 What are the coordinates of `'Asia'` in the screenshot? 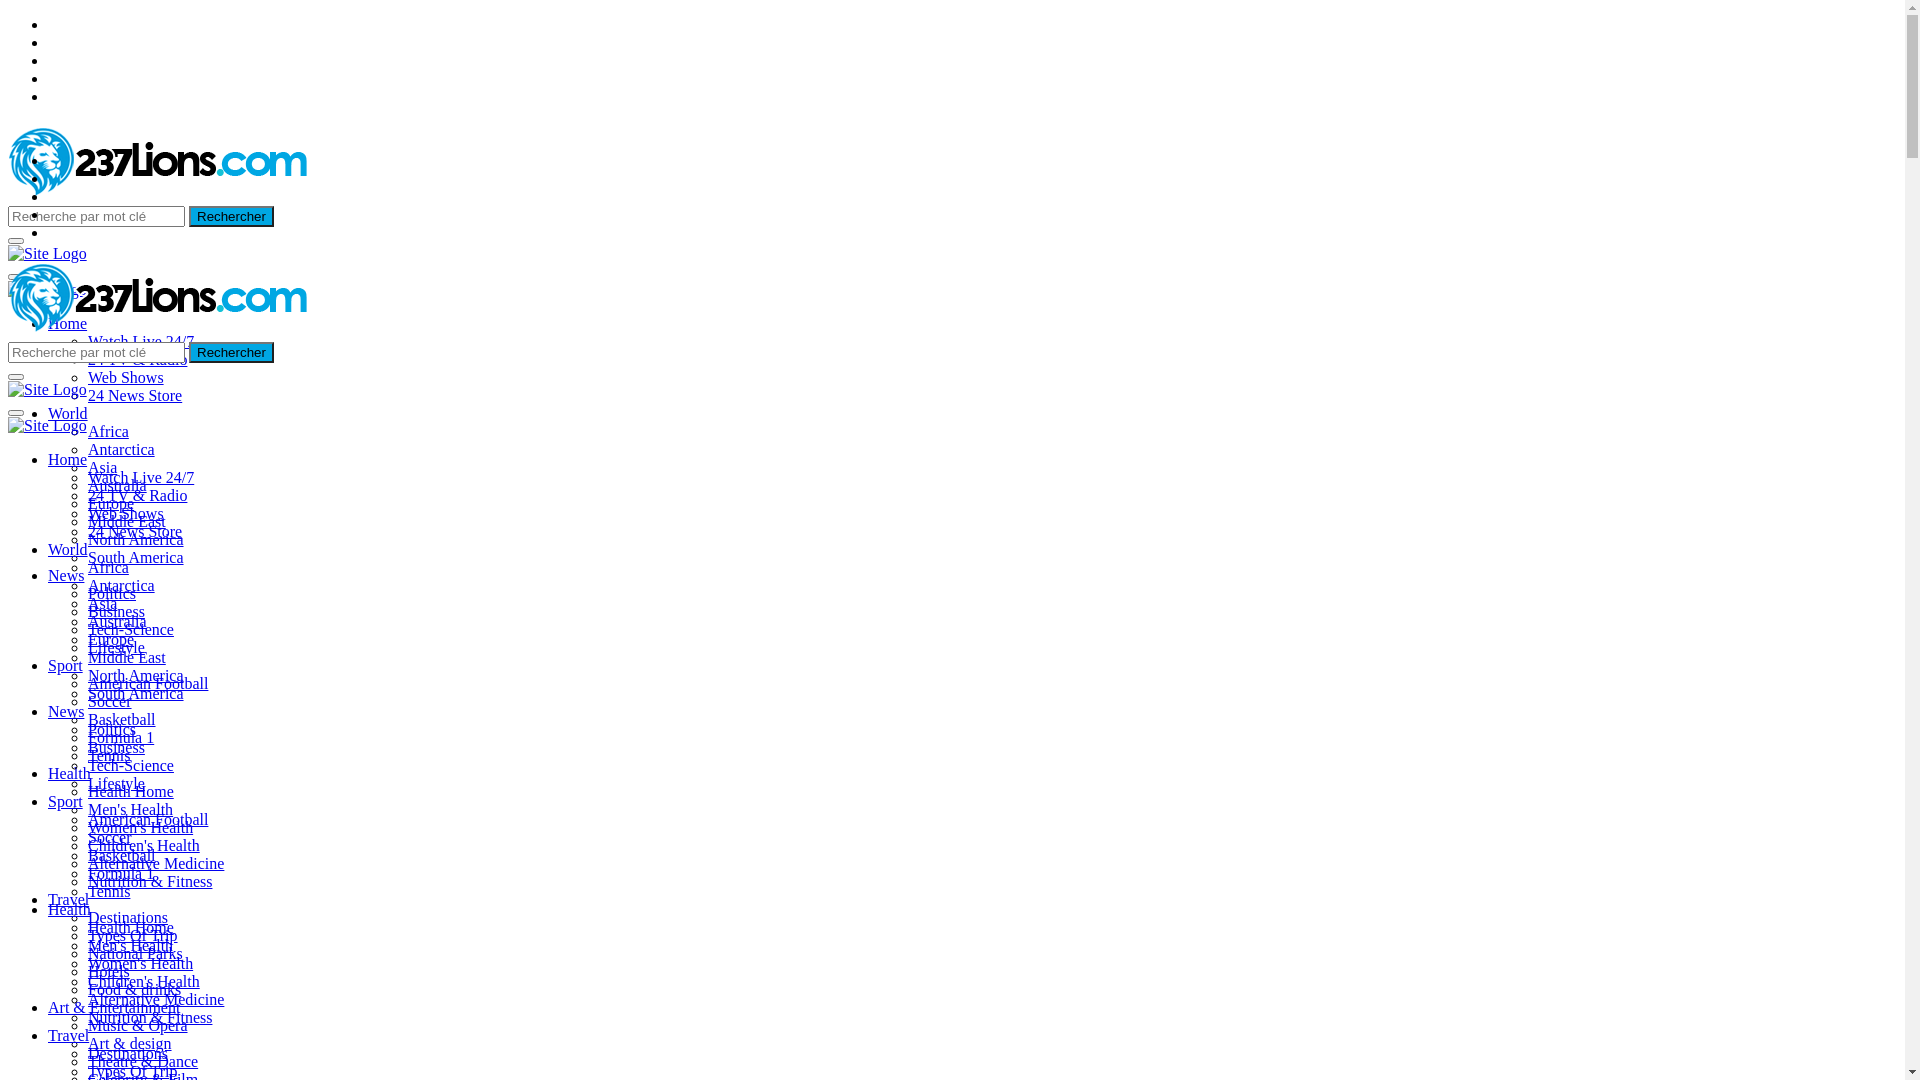 It's located at (86, 467).